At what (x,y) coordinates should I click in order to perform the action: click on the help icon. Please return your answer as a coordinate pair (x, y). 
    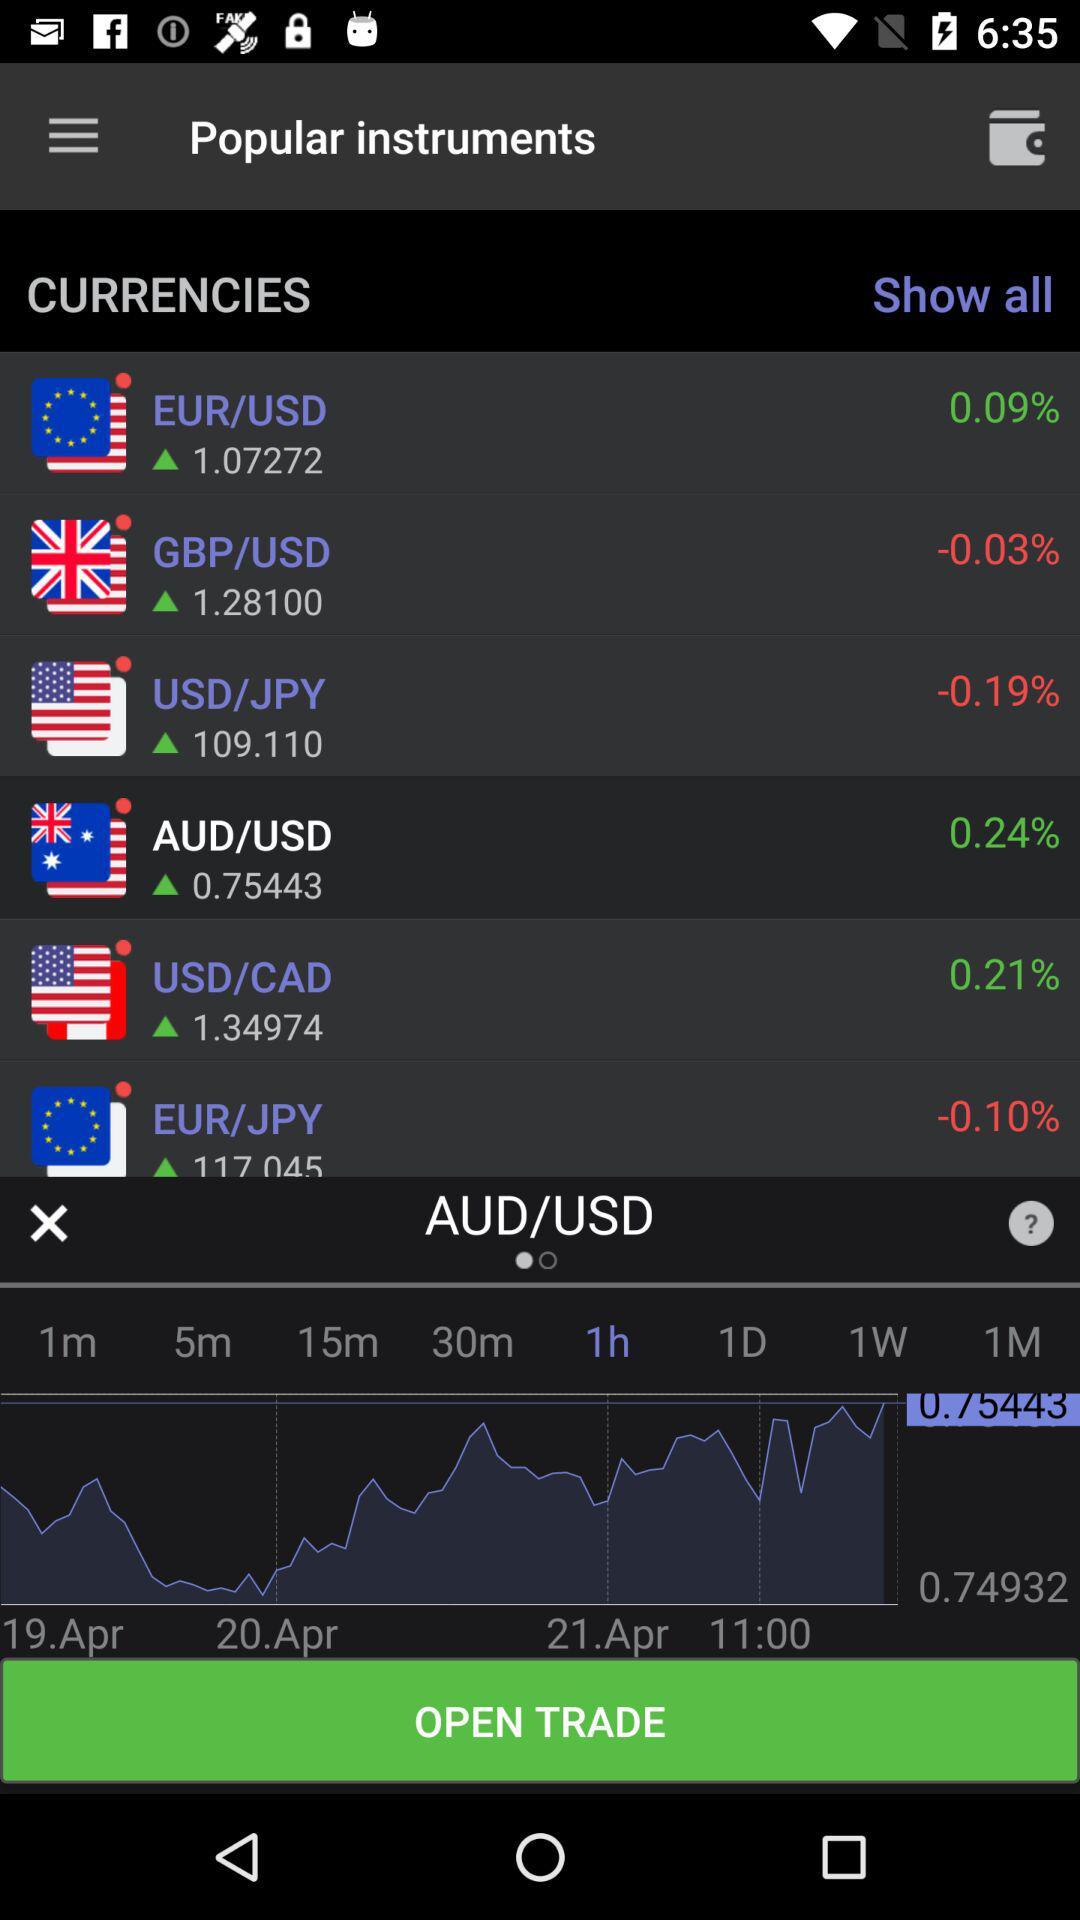
    Looking at the image, I should click on (1031, 1222).